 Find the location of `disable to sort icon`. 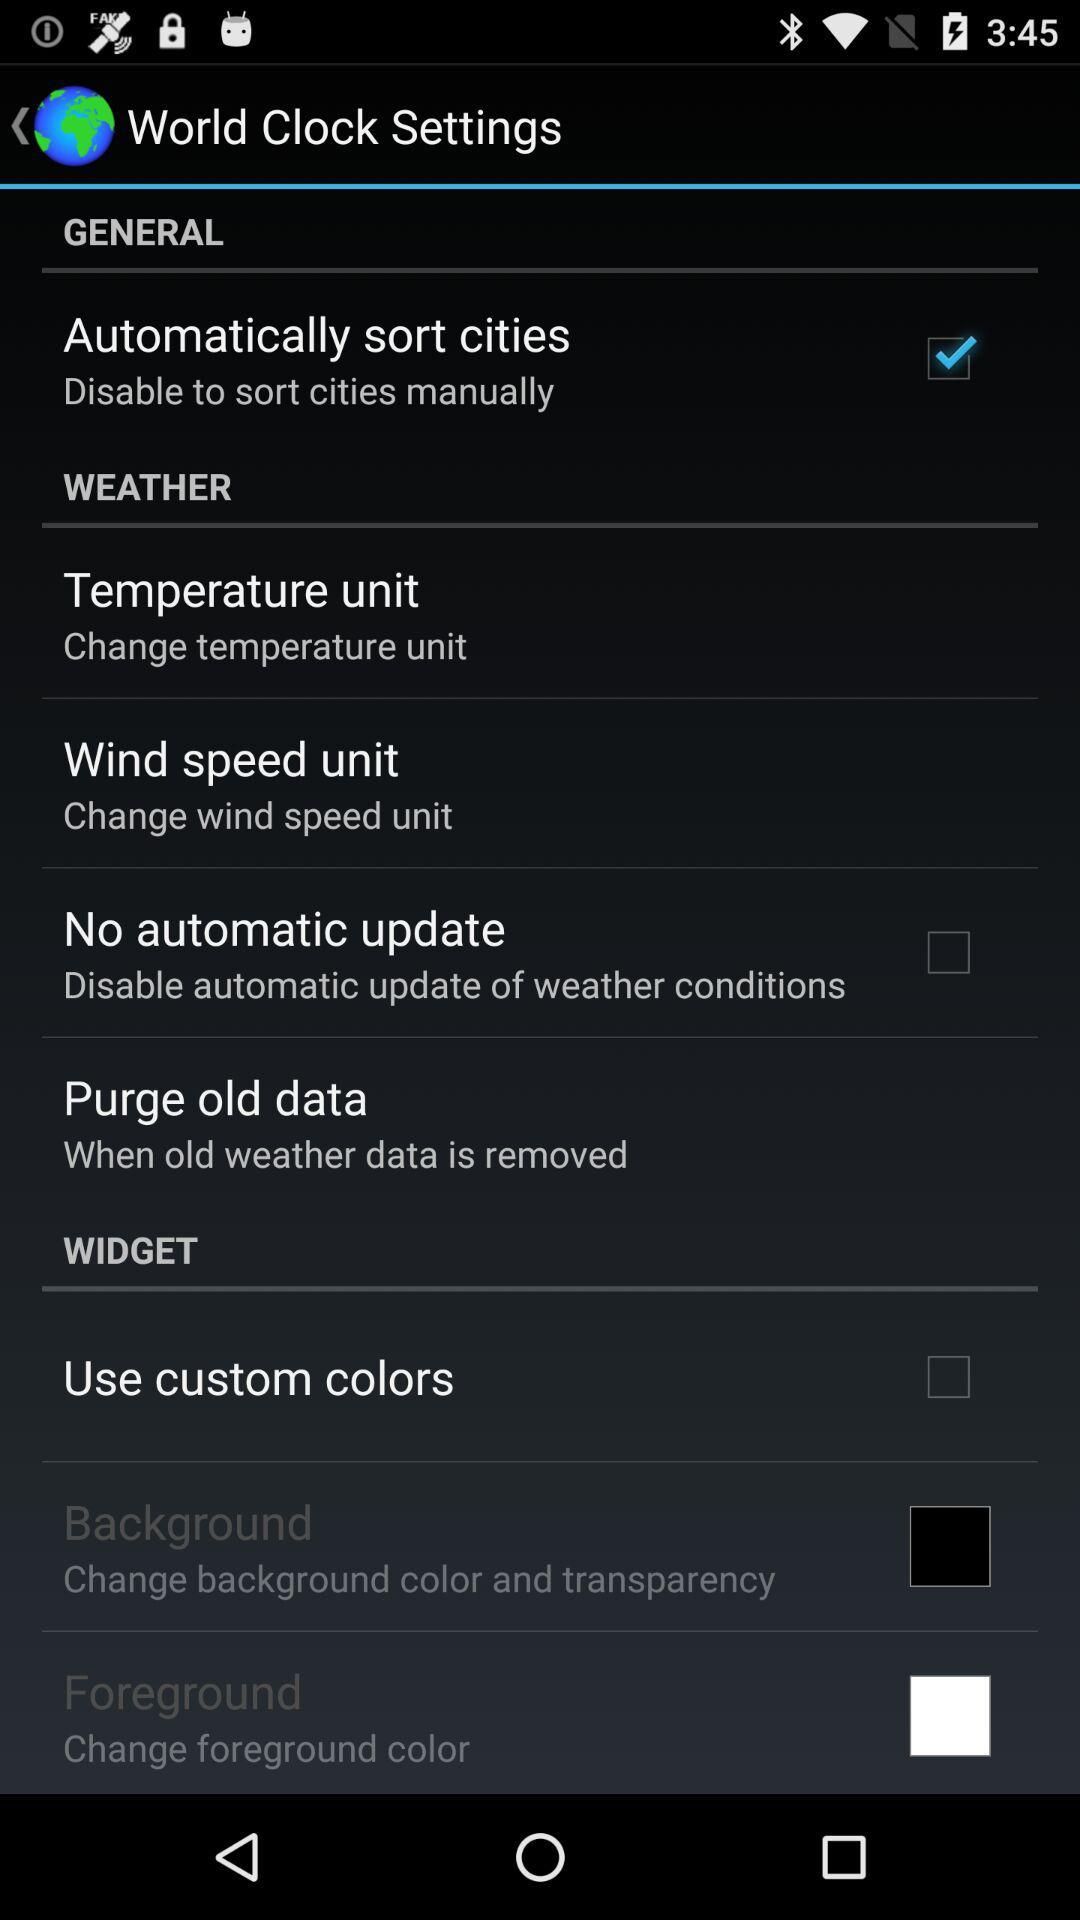

disable to sort icon is located at coordinates (308, 389).